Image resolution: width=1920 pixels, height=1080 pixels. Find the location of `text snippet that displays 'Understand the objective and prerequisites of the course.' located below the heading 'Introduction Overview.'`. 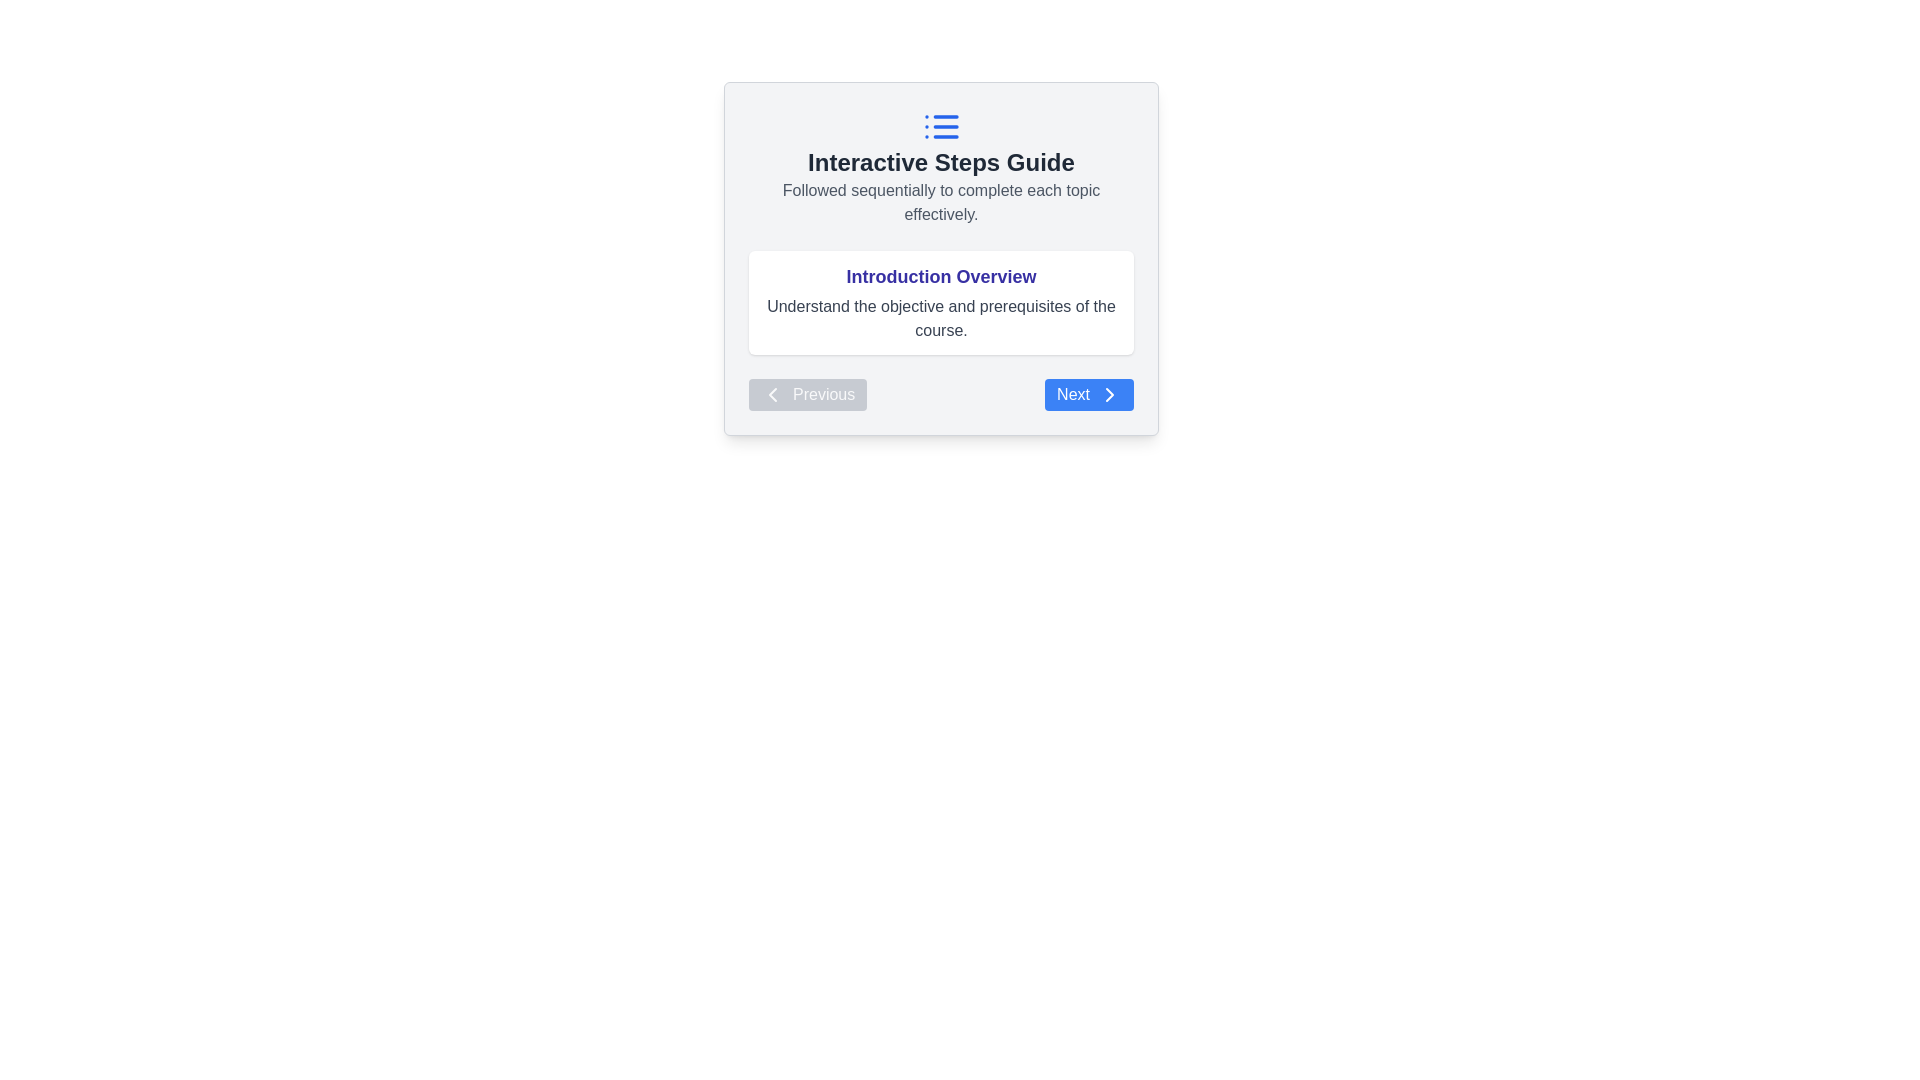

text snippet that displays 'Understand the objective and prerequisites of the course.' located below the heading 'Introduction Overview.' is located at coordinates (940, 318).